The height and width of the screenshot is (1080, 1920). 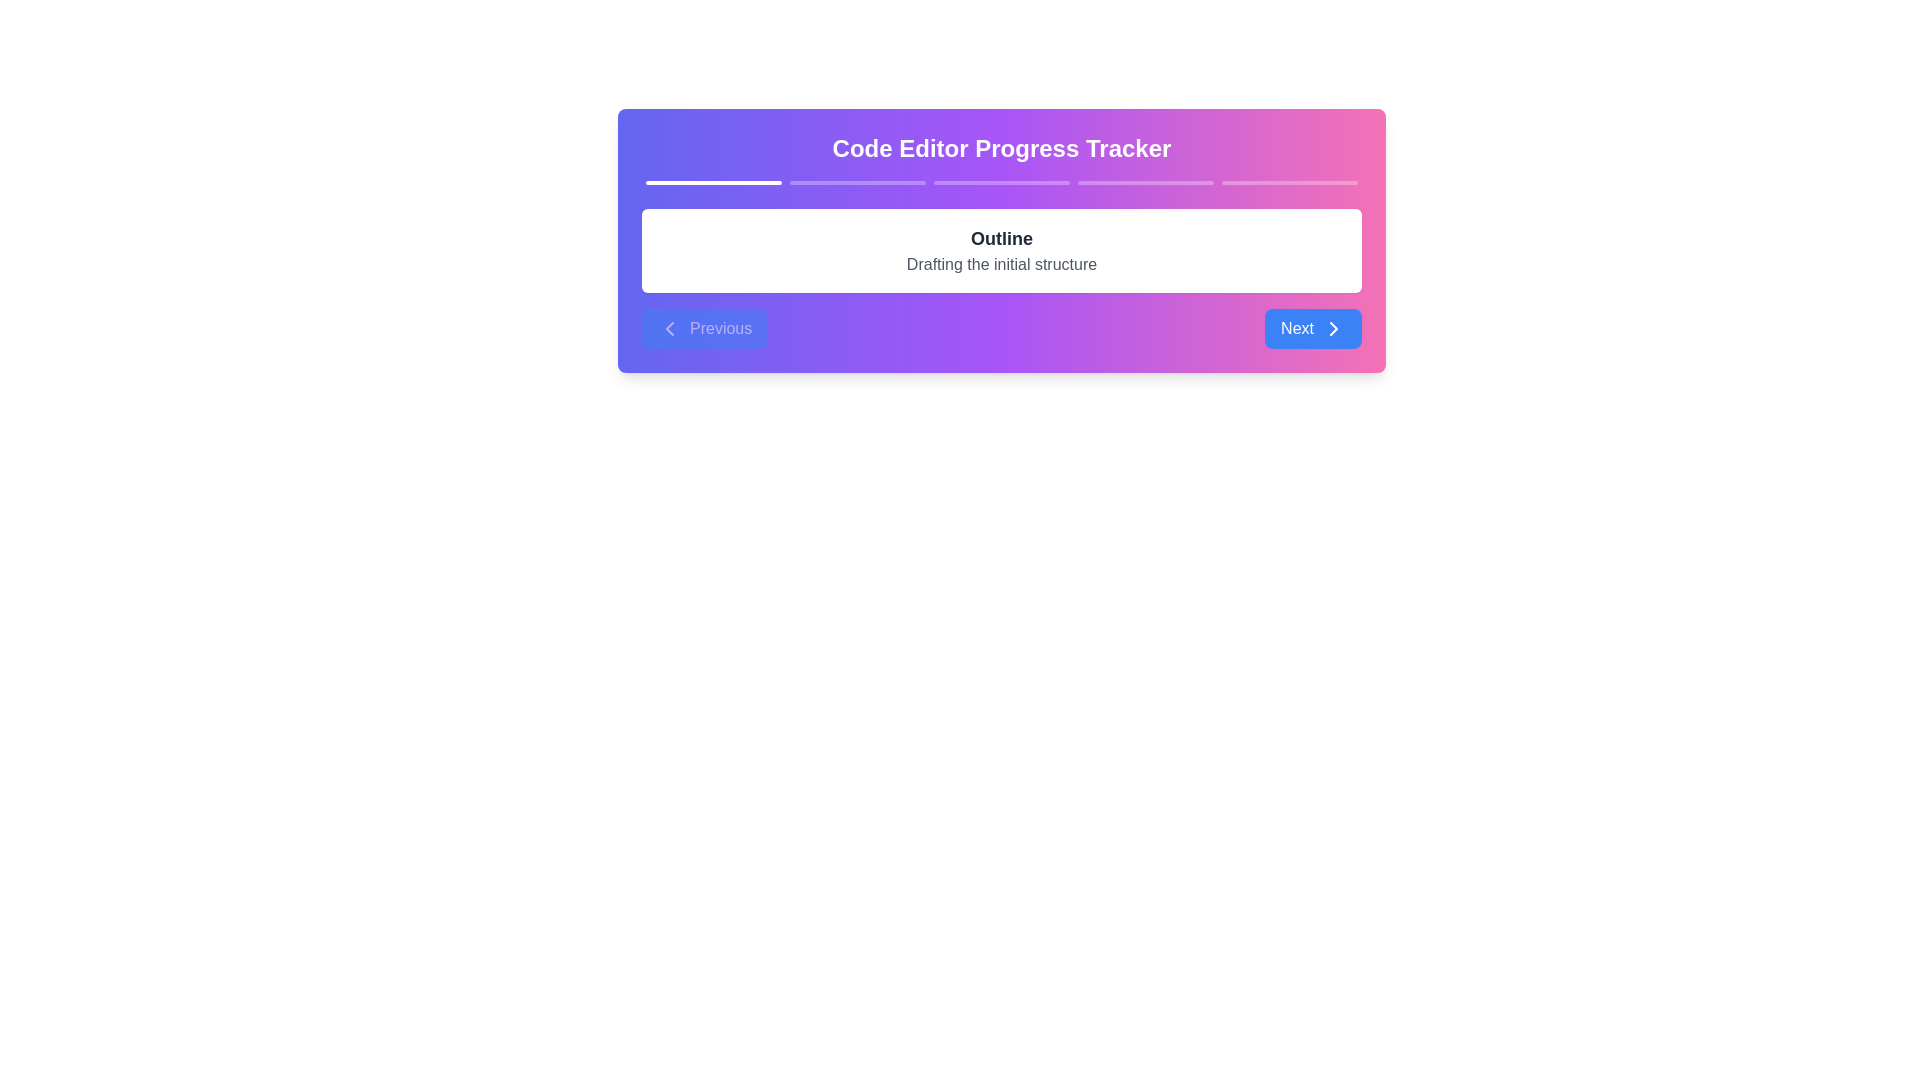 I want to click on the arrow icon that is part of the 'Next' button, located to the right of the 'Next' text label, which symbolizes progression, so click(x=1334, y=327).